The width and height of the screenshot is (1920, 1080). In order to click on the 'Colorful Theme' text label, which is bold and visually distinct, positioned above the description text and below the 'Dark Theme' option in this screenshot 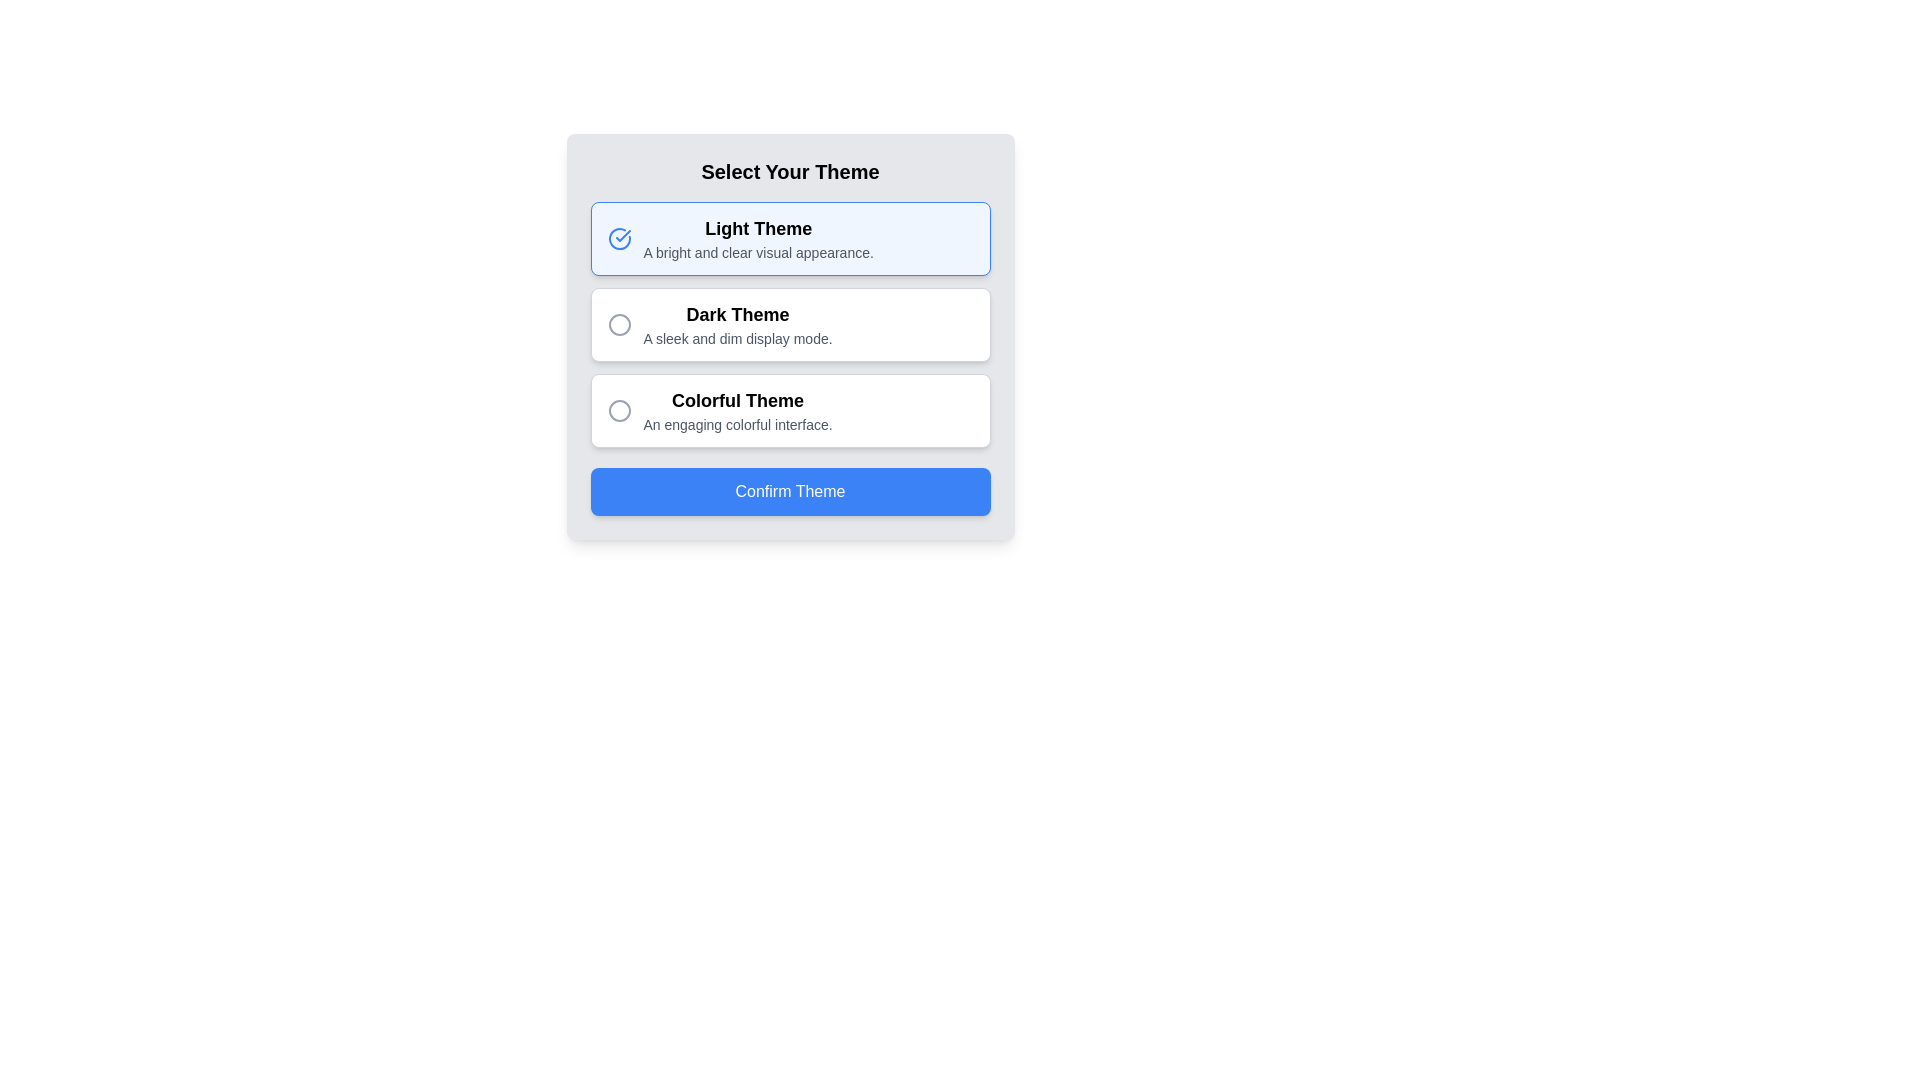, I will do `click(737, 401)`.